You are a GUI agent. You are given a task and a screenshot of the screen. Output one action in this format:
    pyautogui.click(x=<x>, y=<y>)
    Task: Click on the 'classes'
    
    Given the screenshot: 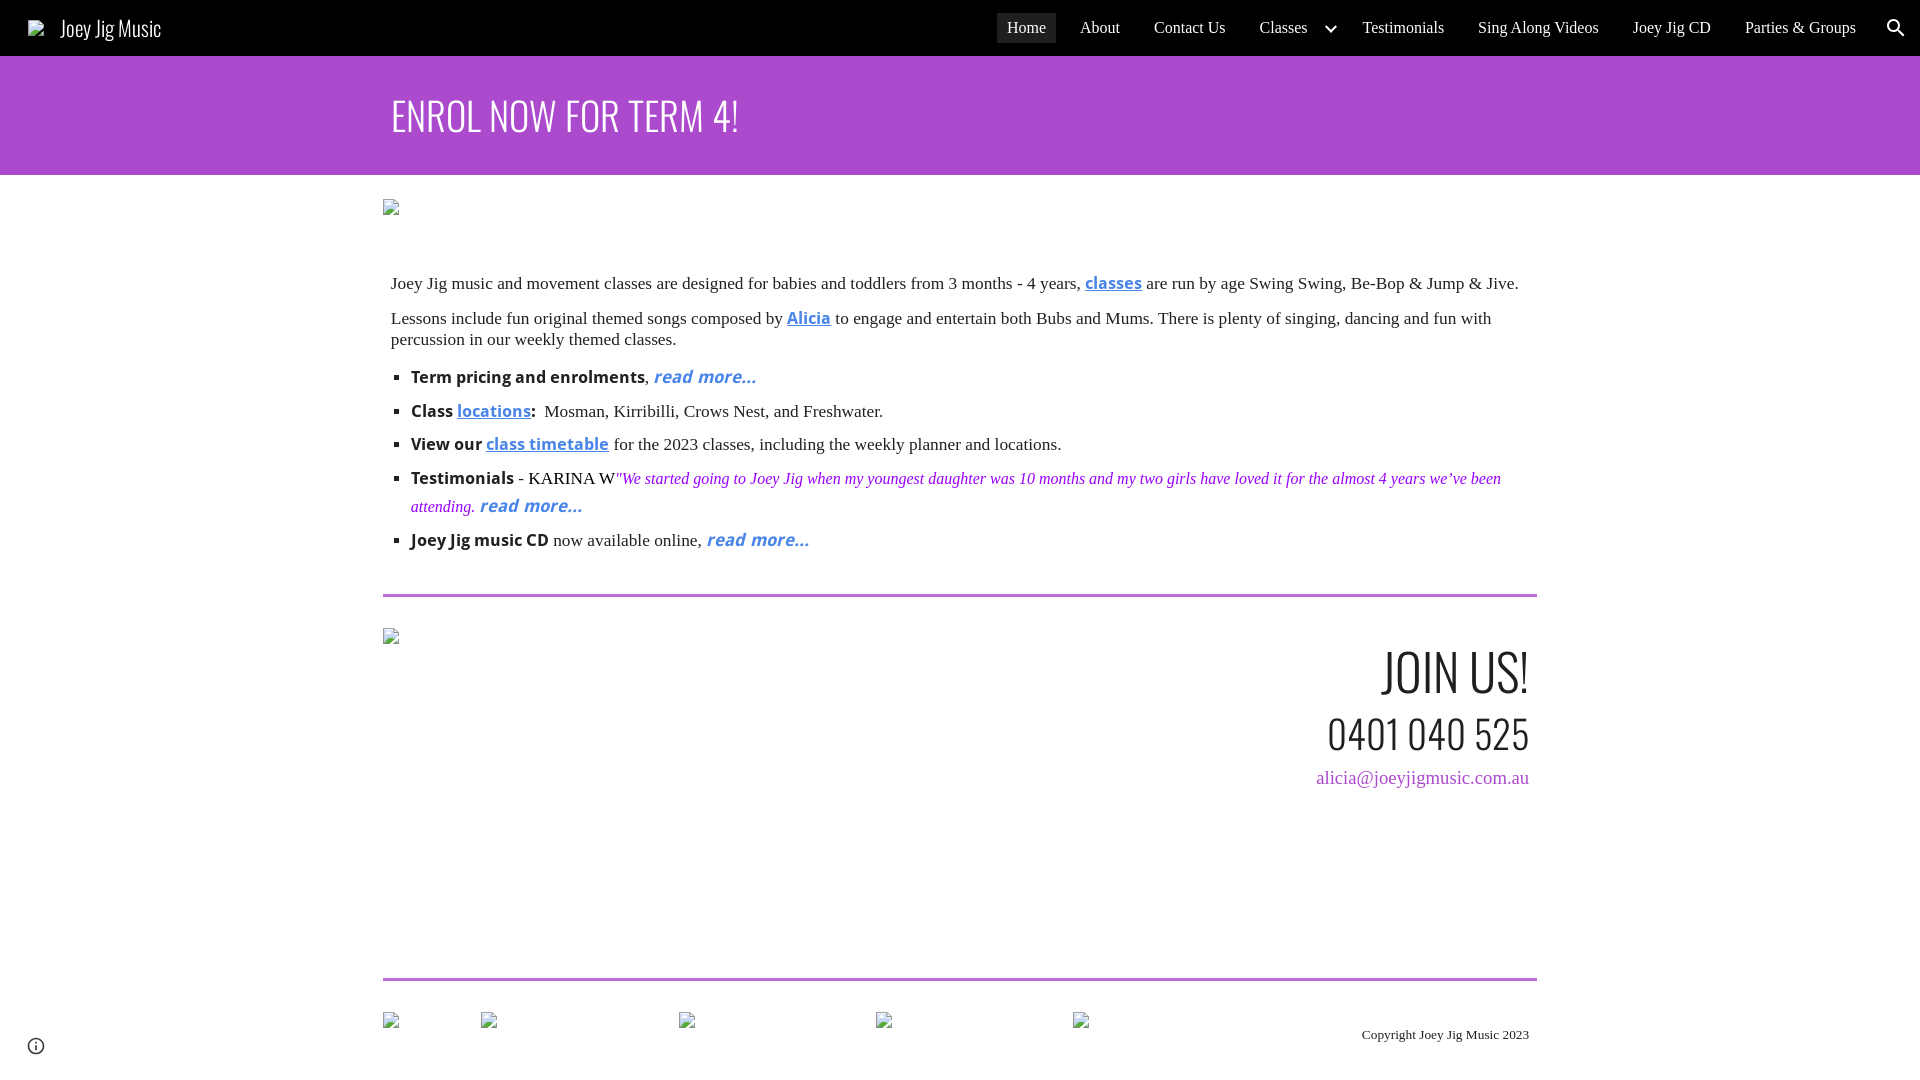 What is the action you would take?
    pyautogui.click(x=1112, y=283)
    